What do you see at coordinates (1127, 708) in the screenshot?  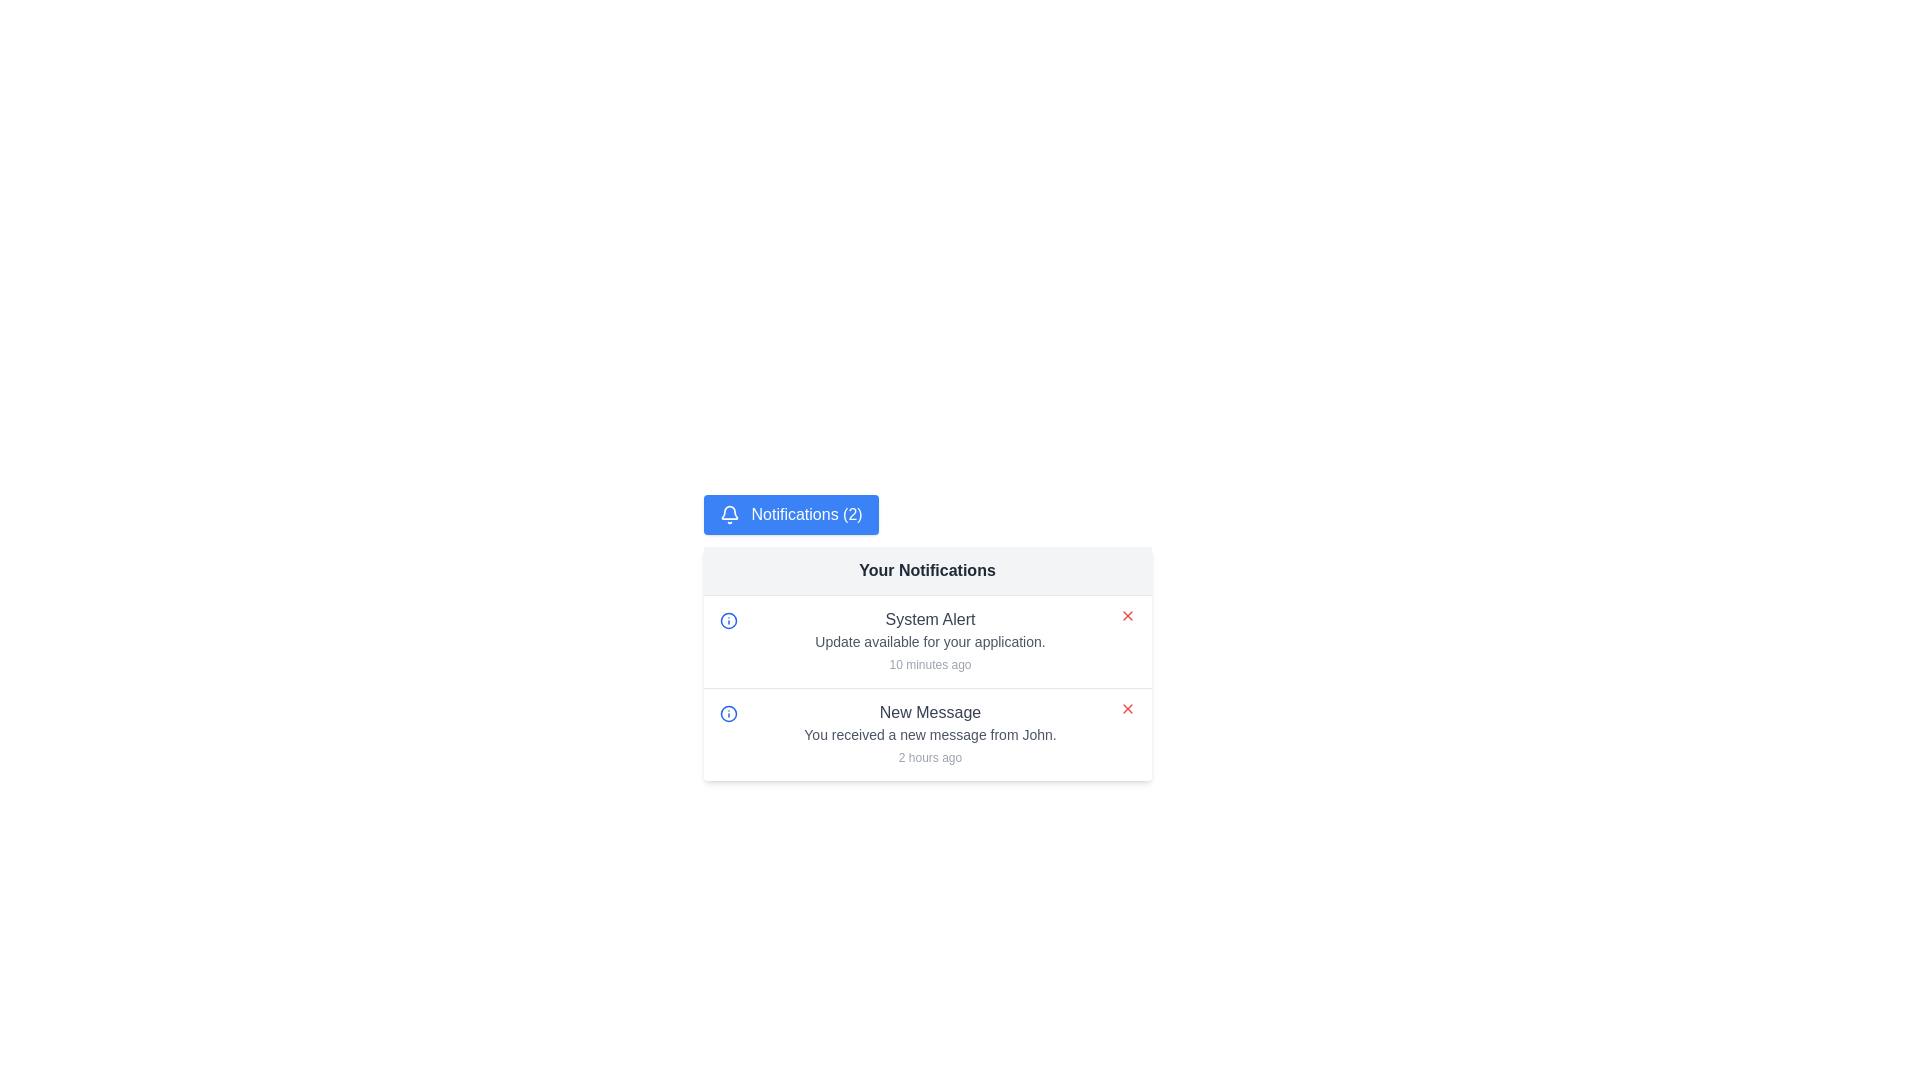 I see `the small red cross (✗) button located at the top-right corner of the 'New Message' notification card` at bounding box center [1127, 708].